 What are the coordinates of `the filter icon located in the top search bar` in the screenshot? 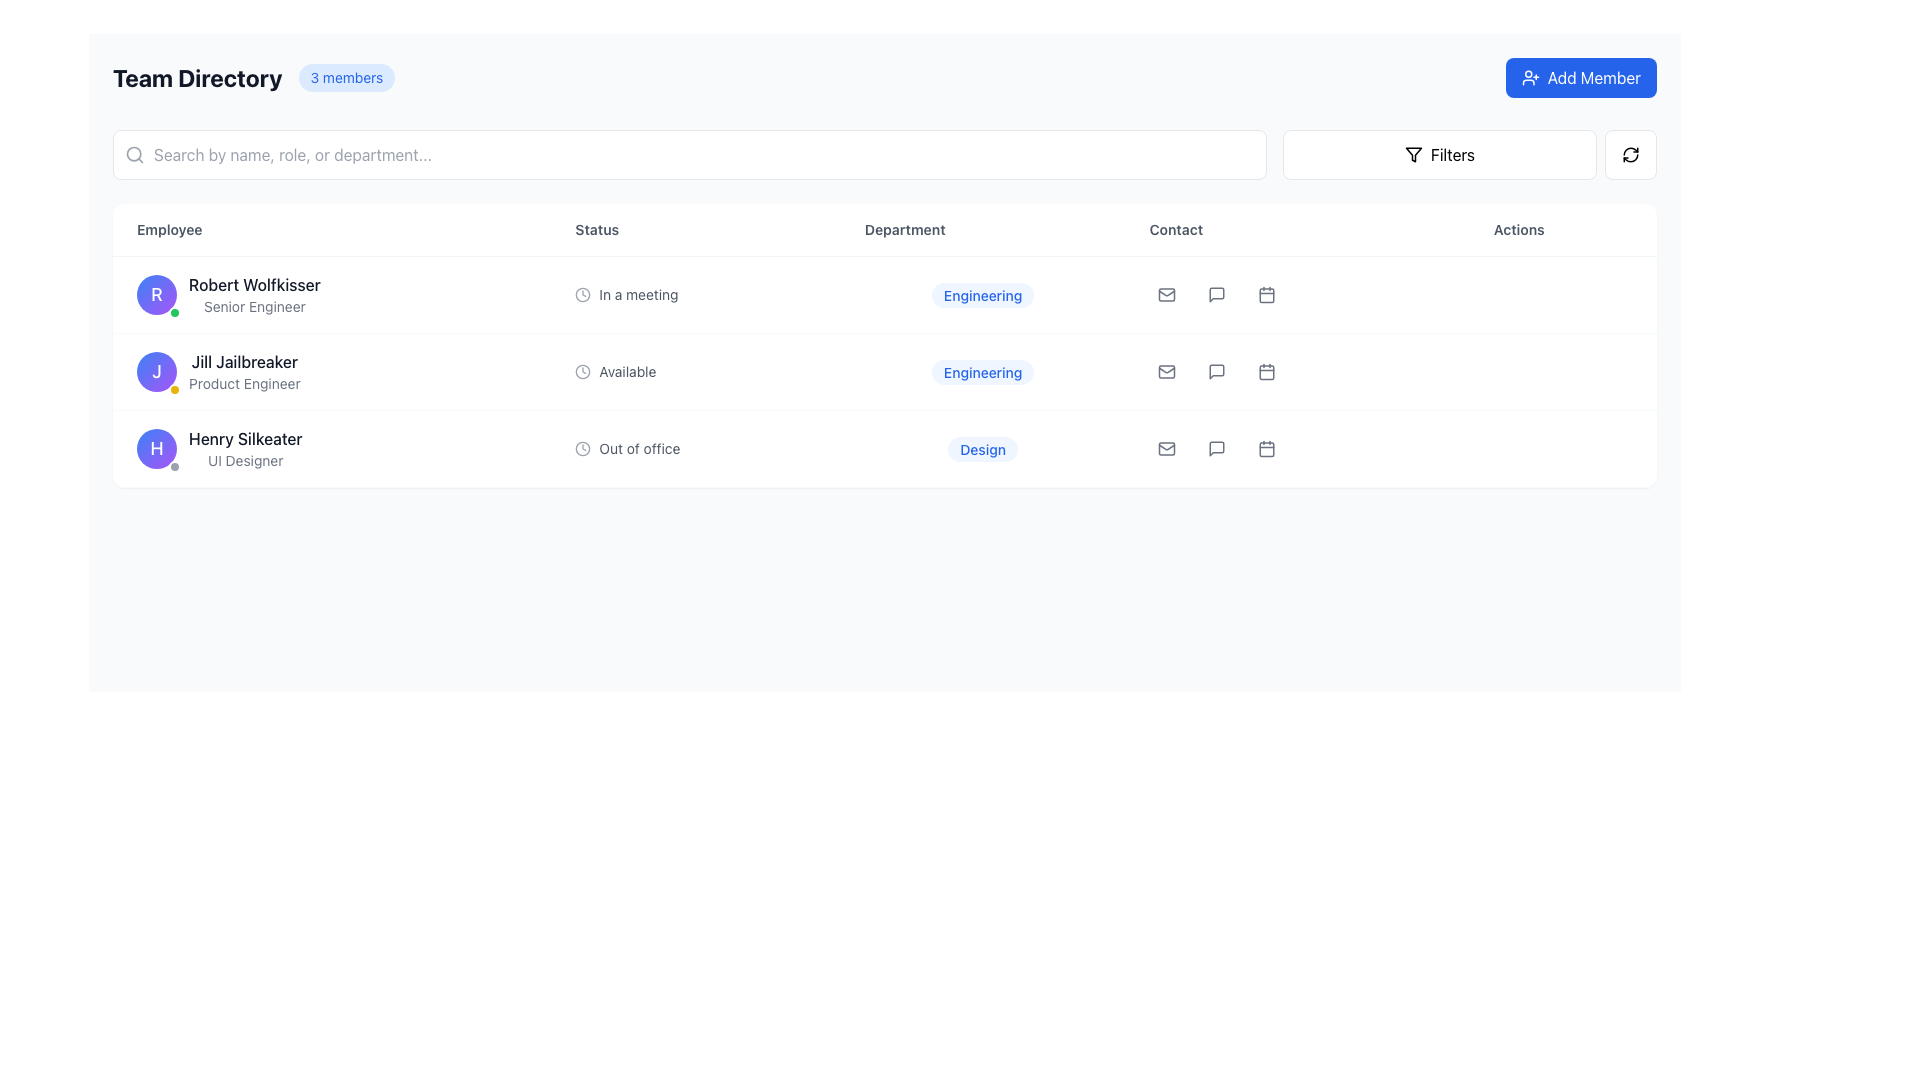 It's located at (1412, 153).